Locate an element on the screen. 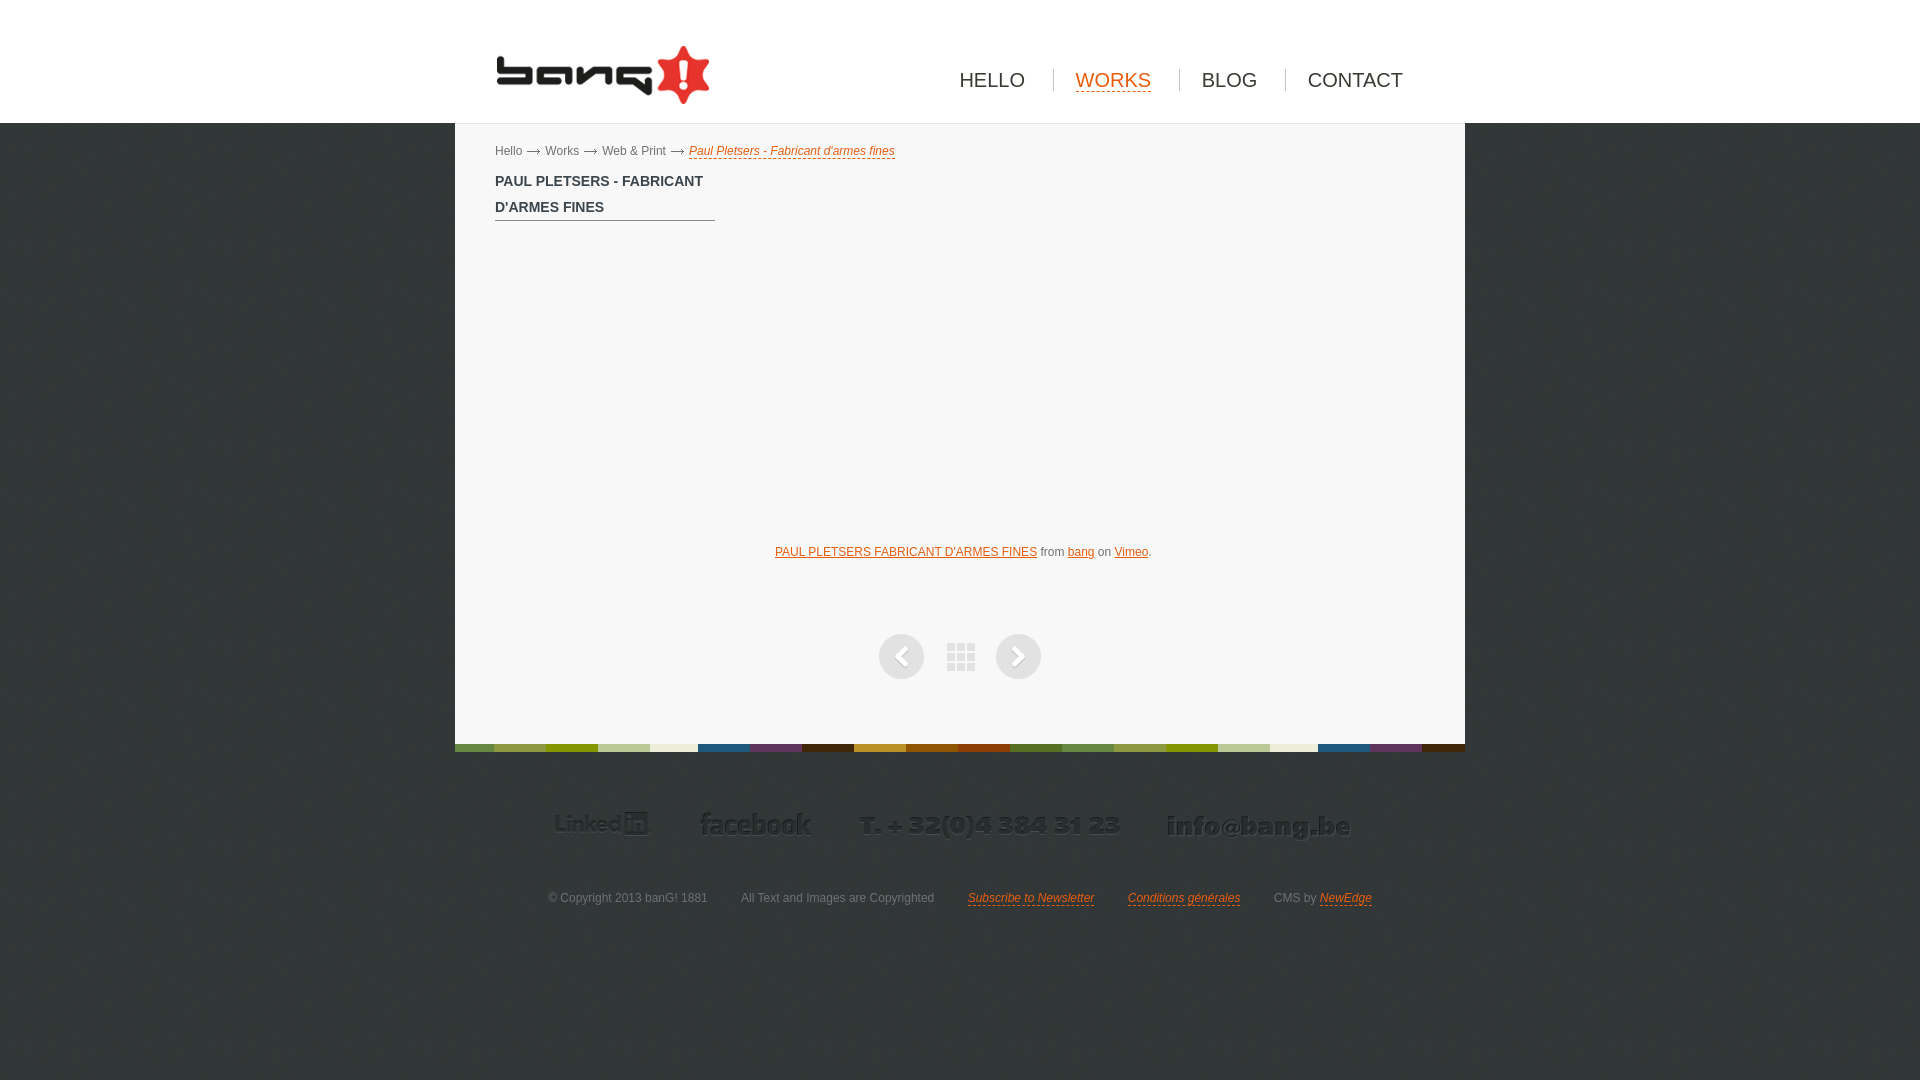 This screenshot has width=1920, height=1080. 'Vimeo' is located at coordinates (1132, 551).